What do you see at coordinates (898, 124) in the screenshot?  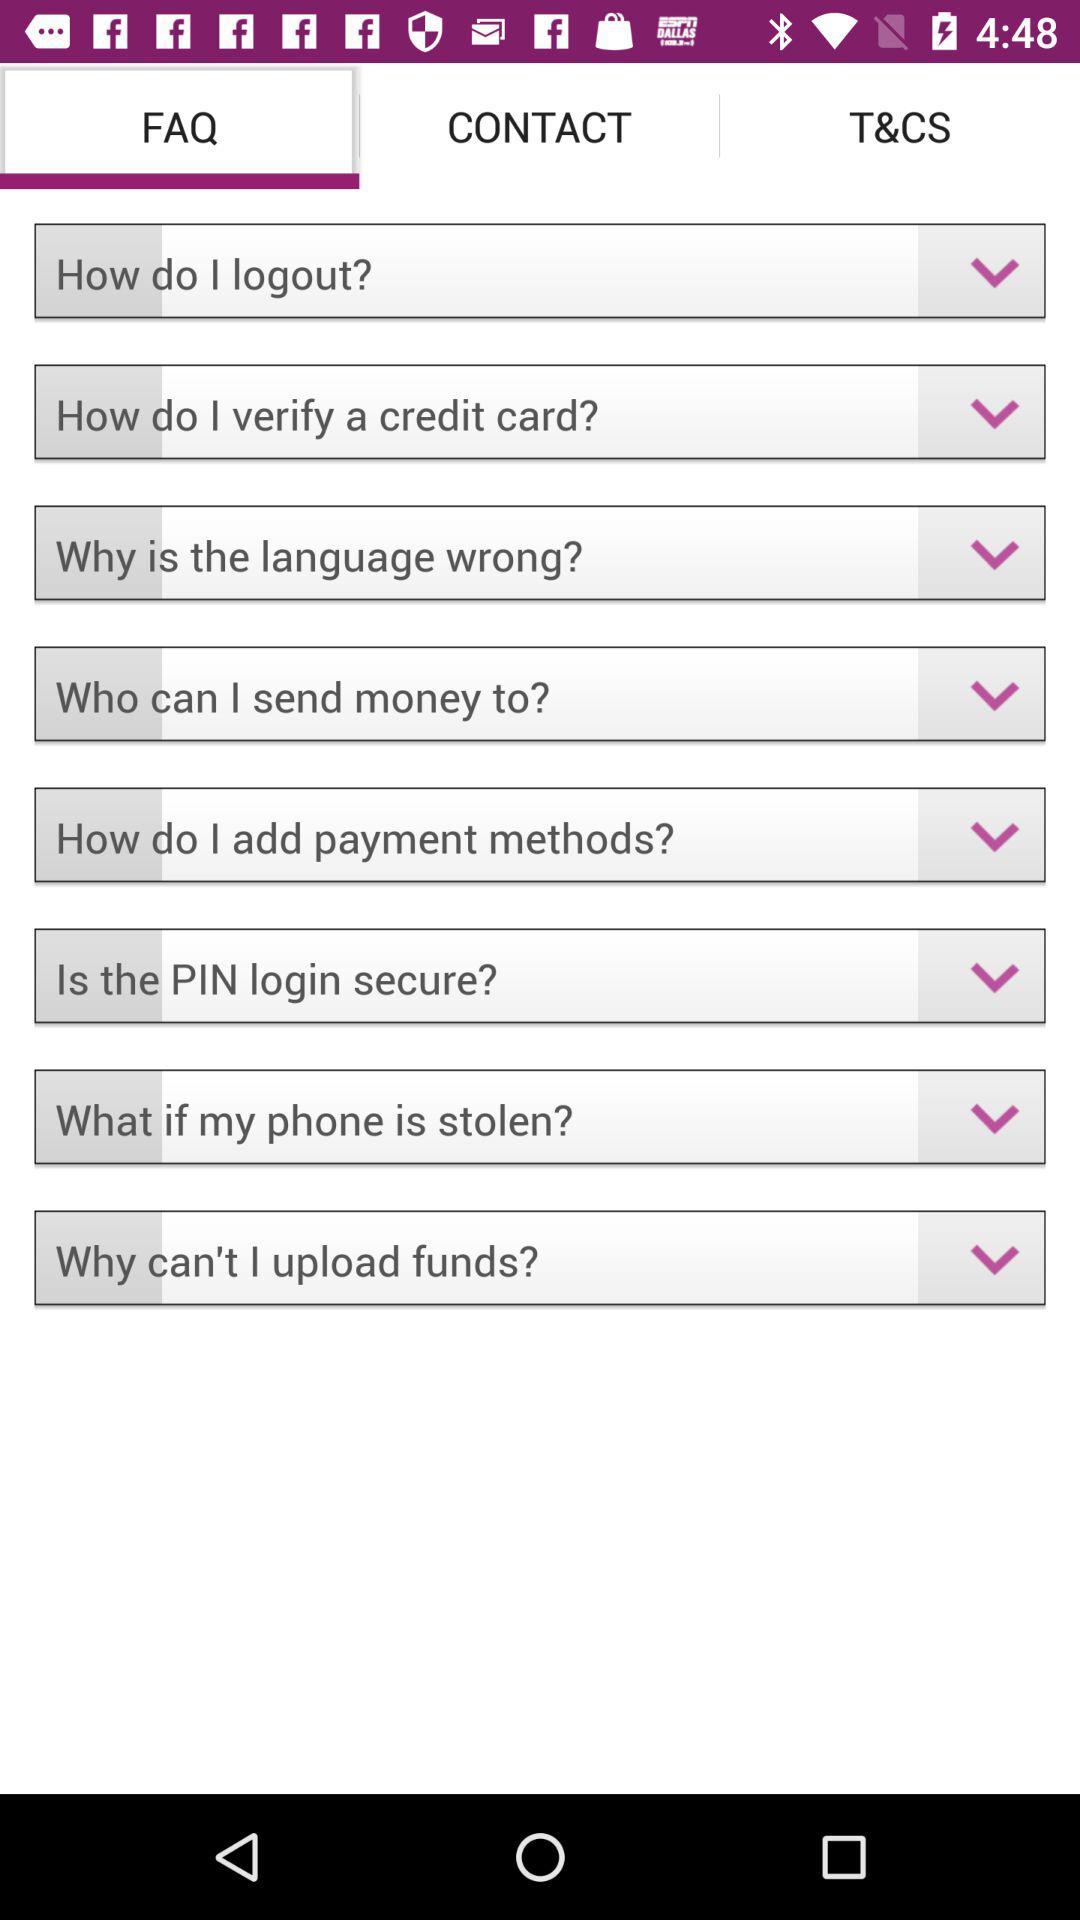 I see `the item to the right of the contact` at bounding box center [898, 124].